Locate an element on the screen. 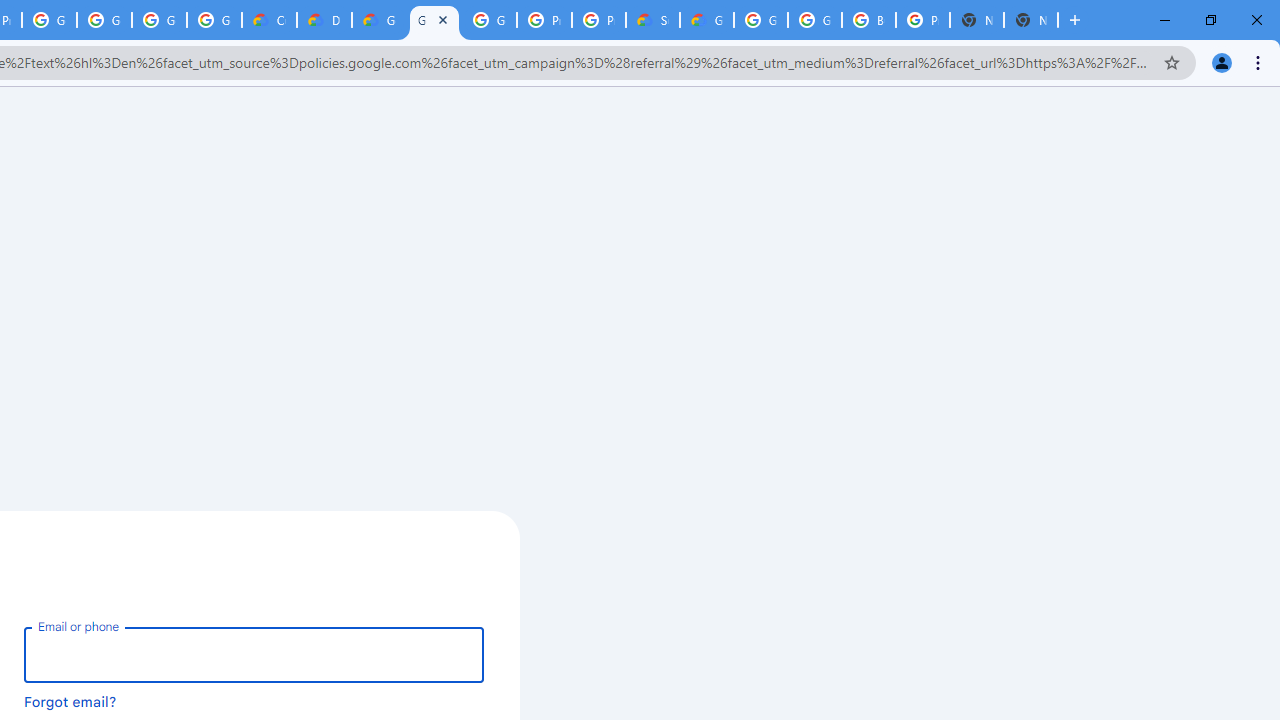  'Support Hub | Google Cloud' is located at coordinates (652, 20).